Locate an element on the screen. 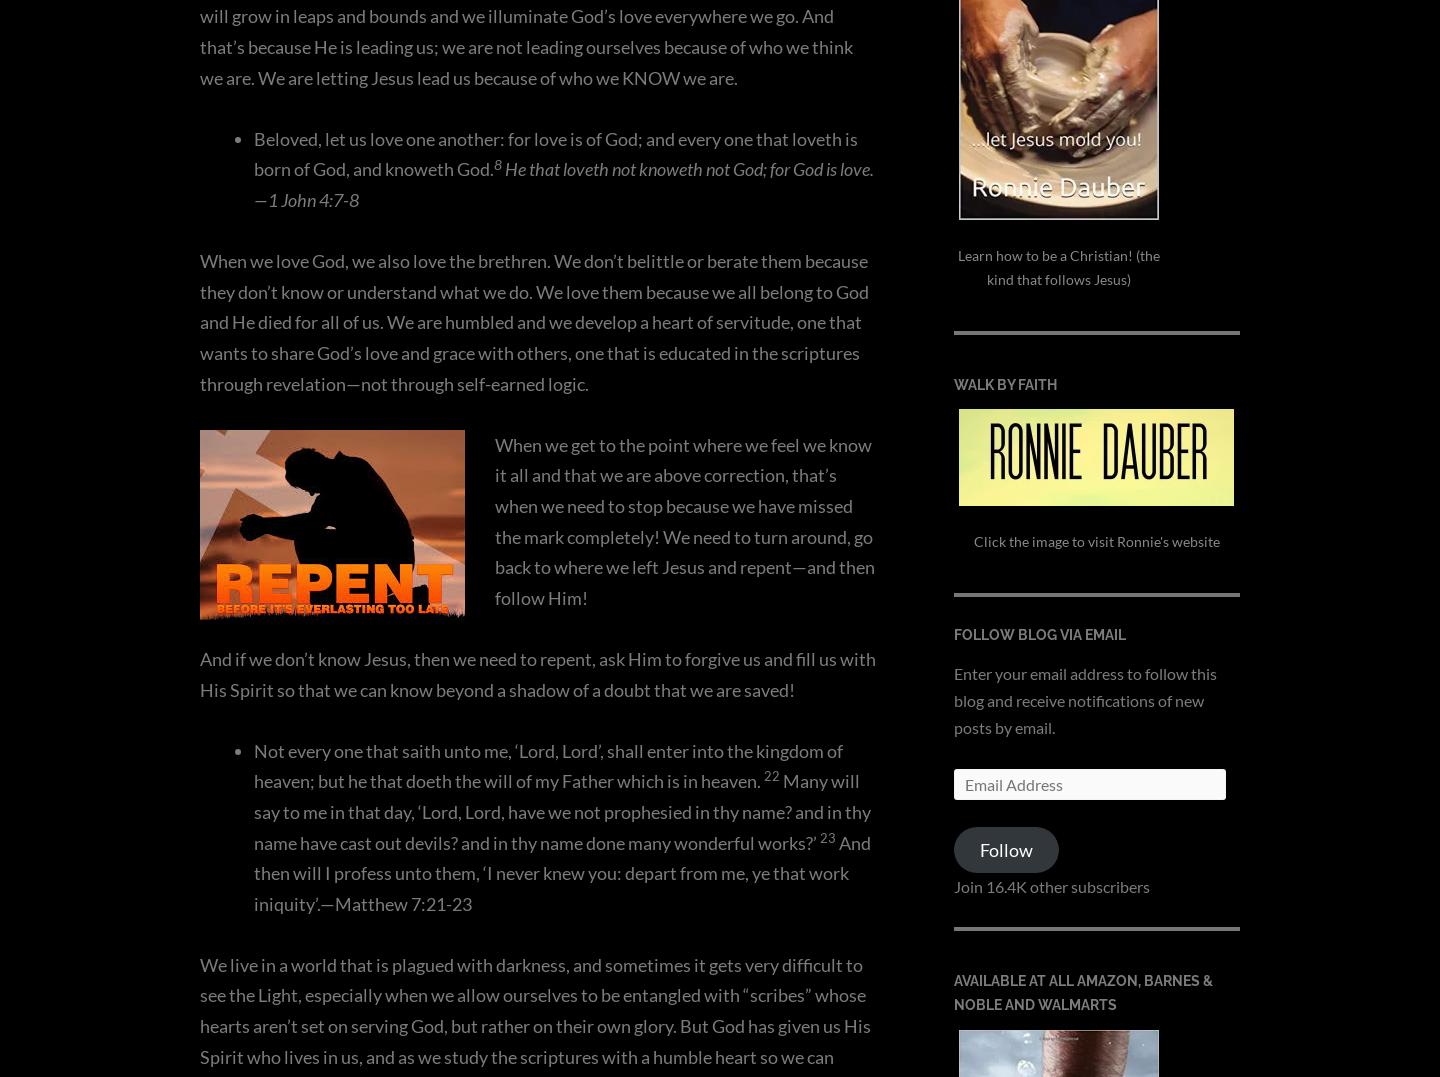 The height and width of the screenshot is (1077, 1440). 'And if we don’t know Jesus, then we need to repent, ask Him to forgive us and fill us with His Spirit so that we can know beyond a shadow of a doubt that we are saved!' is located at coordinates (536, 672).